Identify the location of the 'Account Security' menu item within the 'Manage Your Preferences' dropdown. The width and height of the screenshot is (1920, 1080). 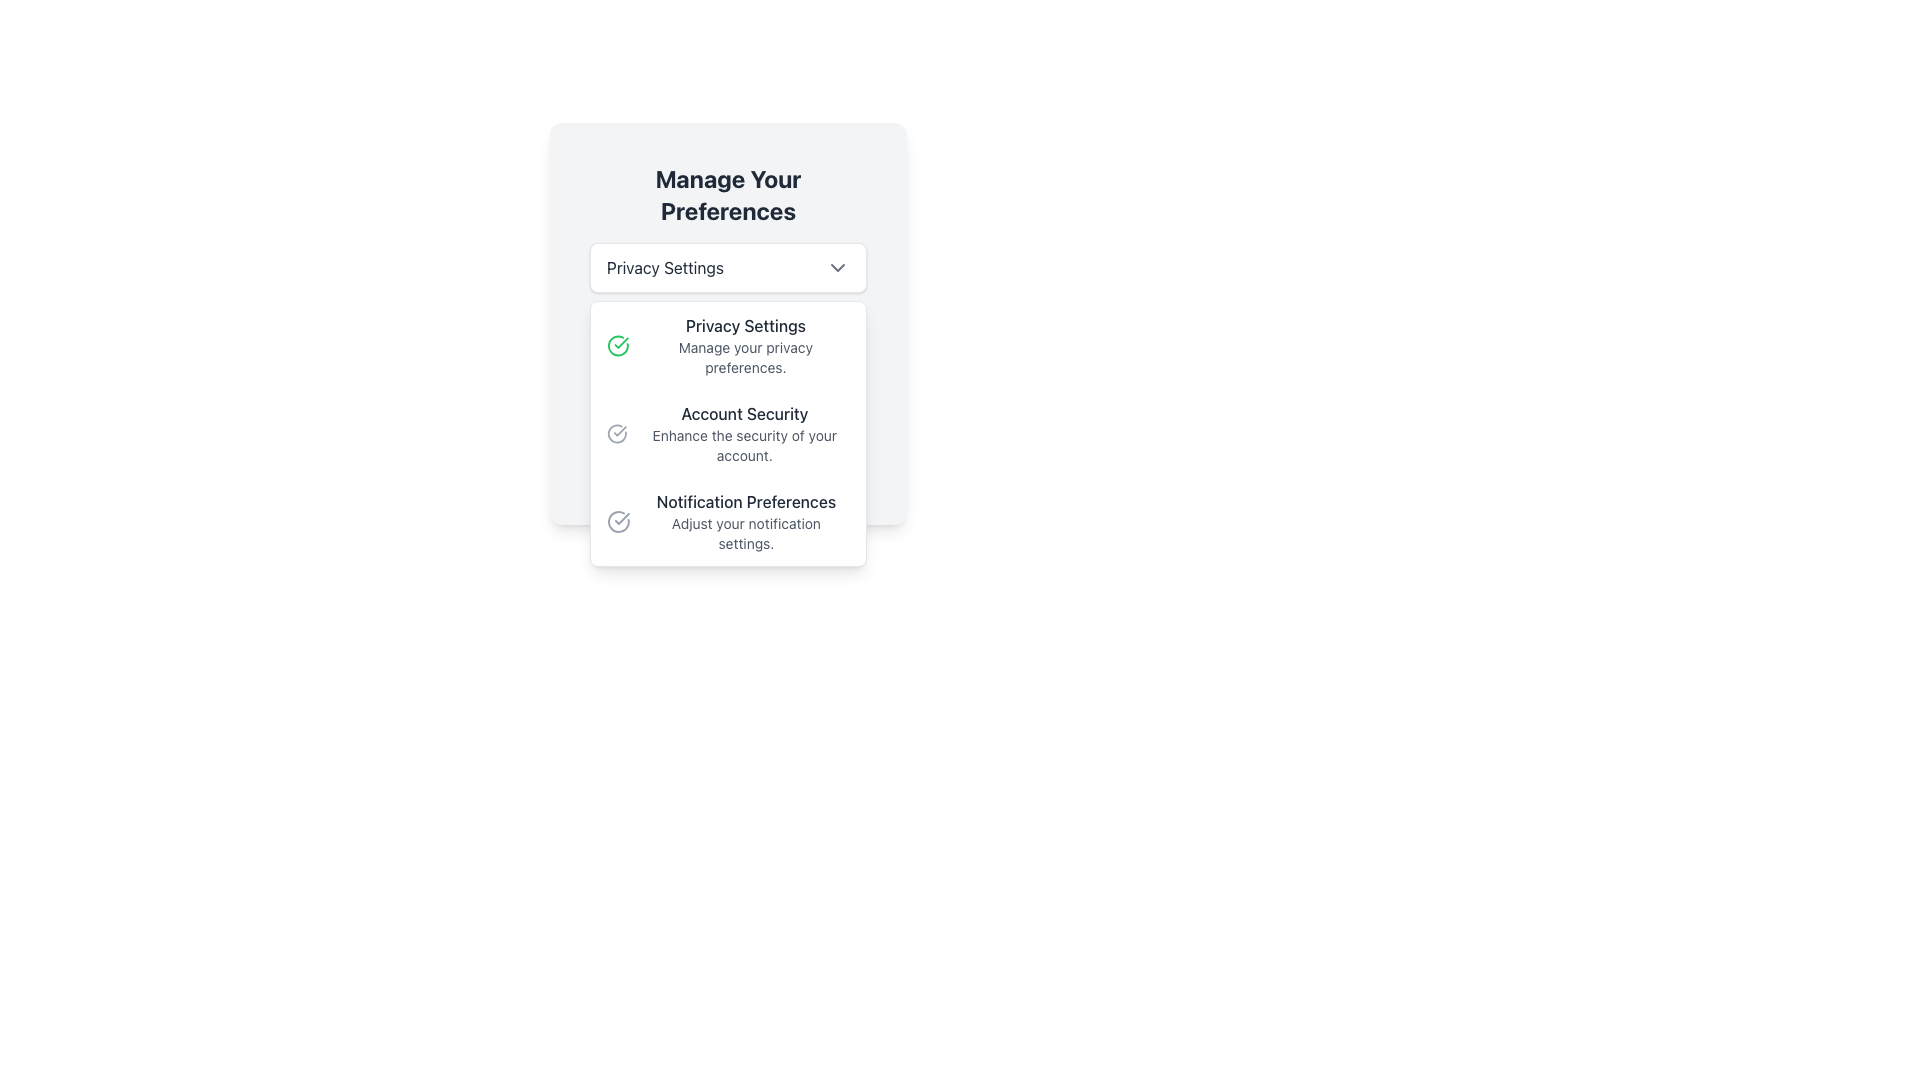
(727, 433).